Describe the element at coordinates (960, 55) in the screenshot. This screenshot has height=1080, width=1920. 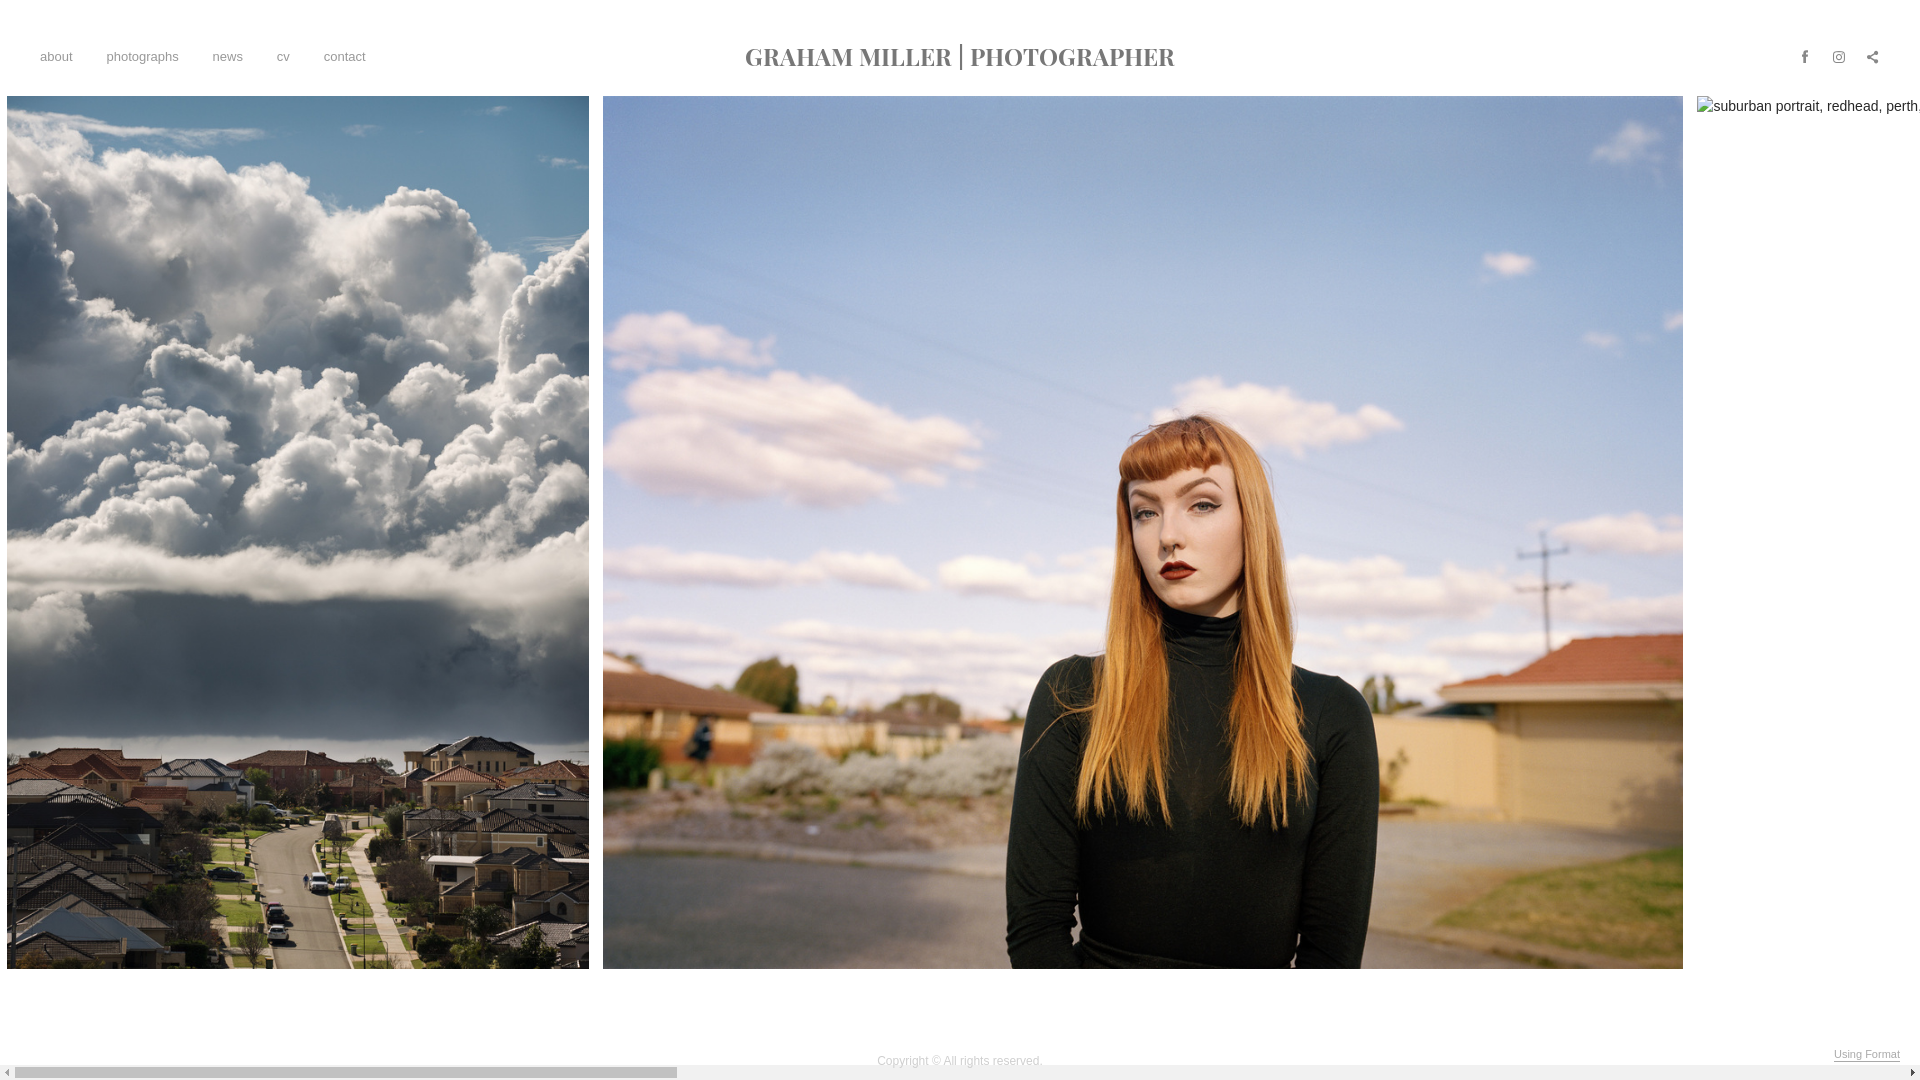
I see `'GRAHAM MILLER | PHOTOGRAPHER'` at that location.